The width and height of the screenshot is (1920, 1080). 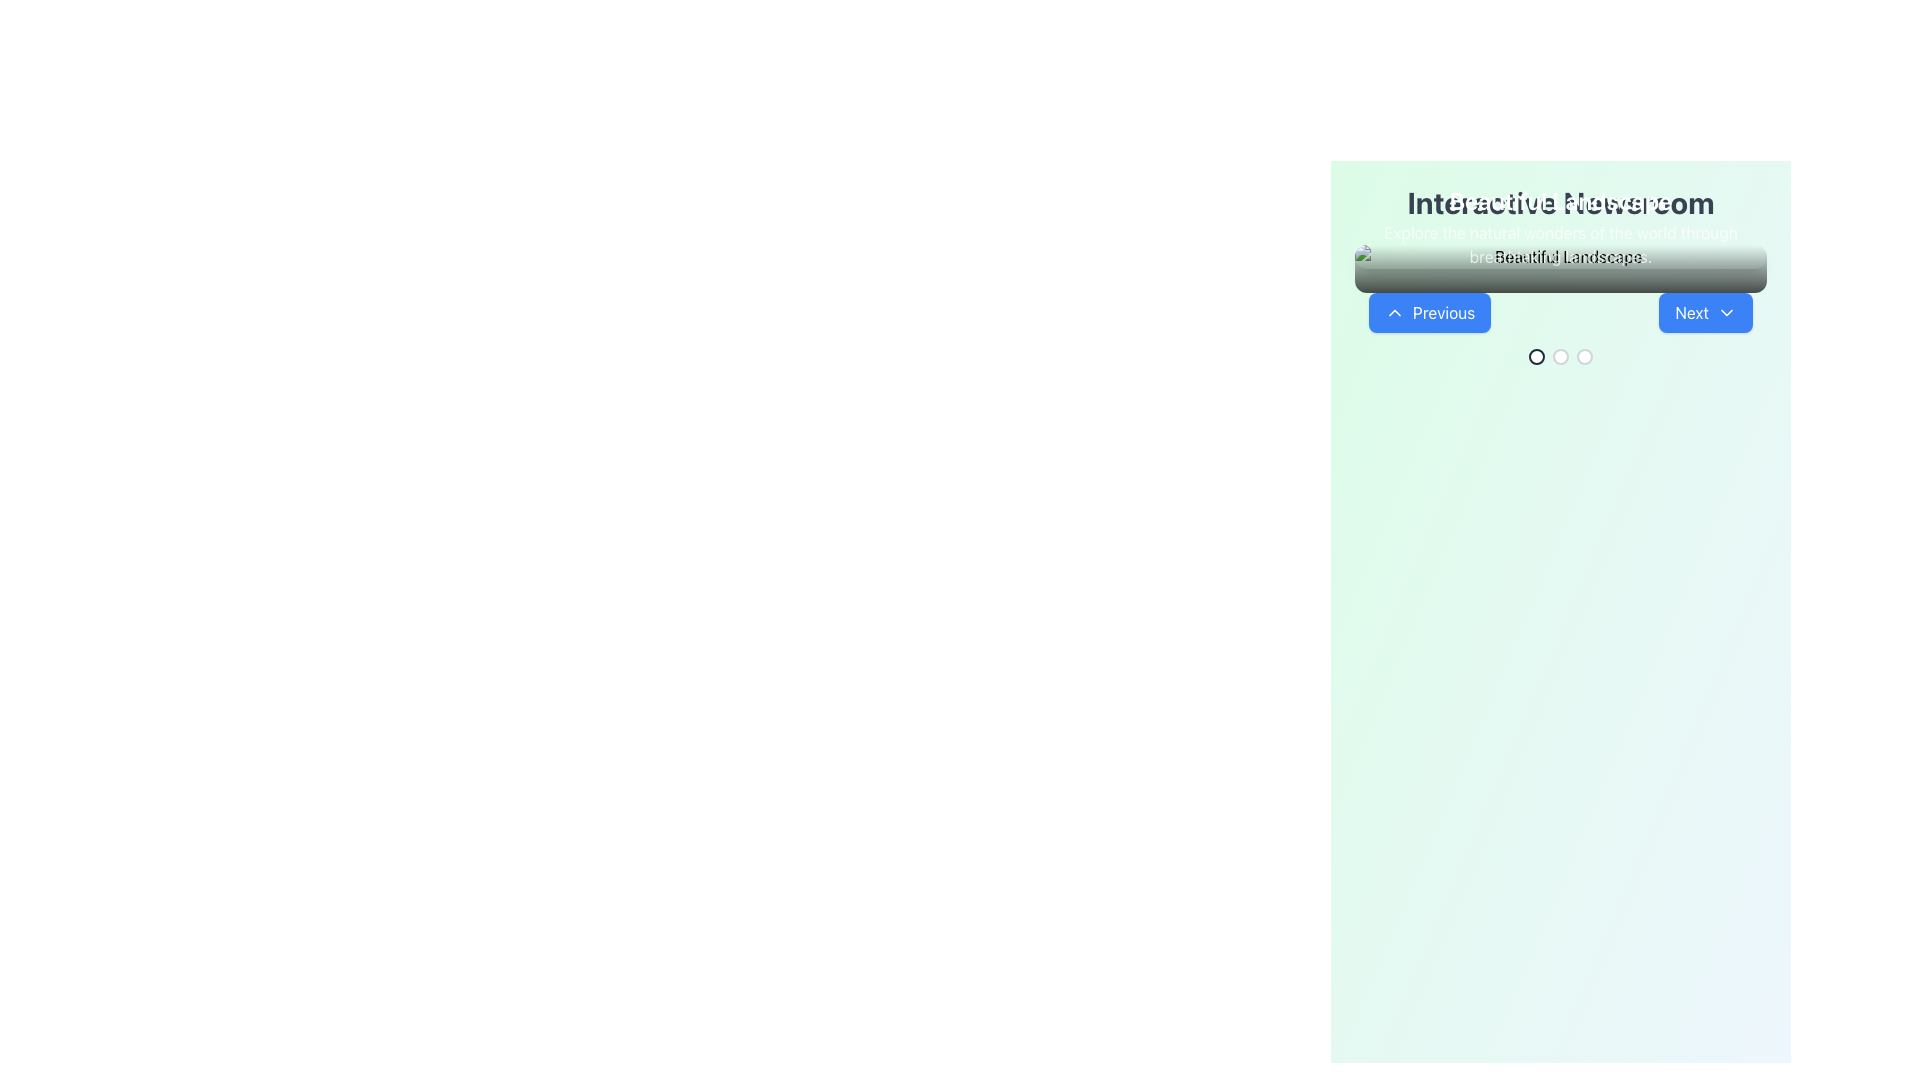 I want to click on the first circular Interactive Indicator located below the navigational section with 'Previous' and 'Next' buttons, so click(x=1535, y=356).